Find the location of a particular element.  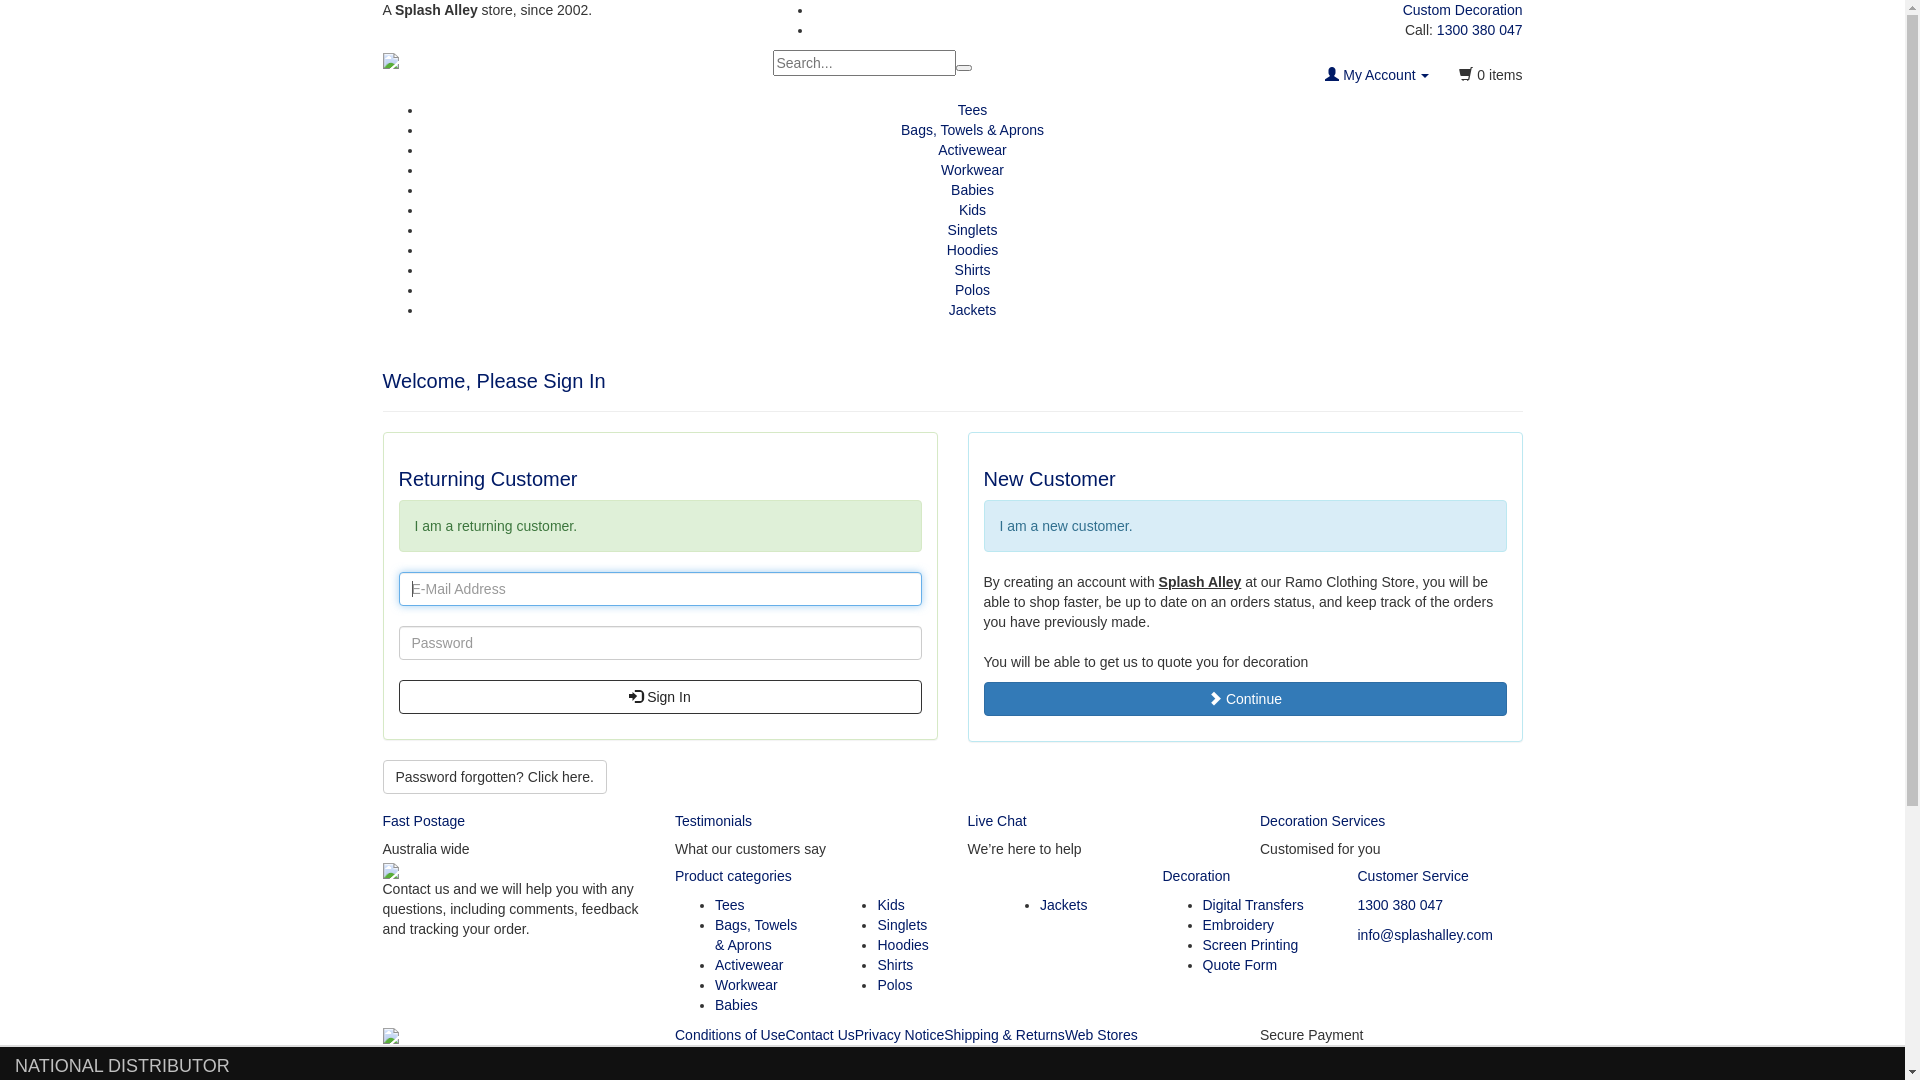

'My Account' is located at coordinates (1310, 73).